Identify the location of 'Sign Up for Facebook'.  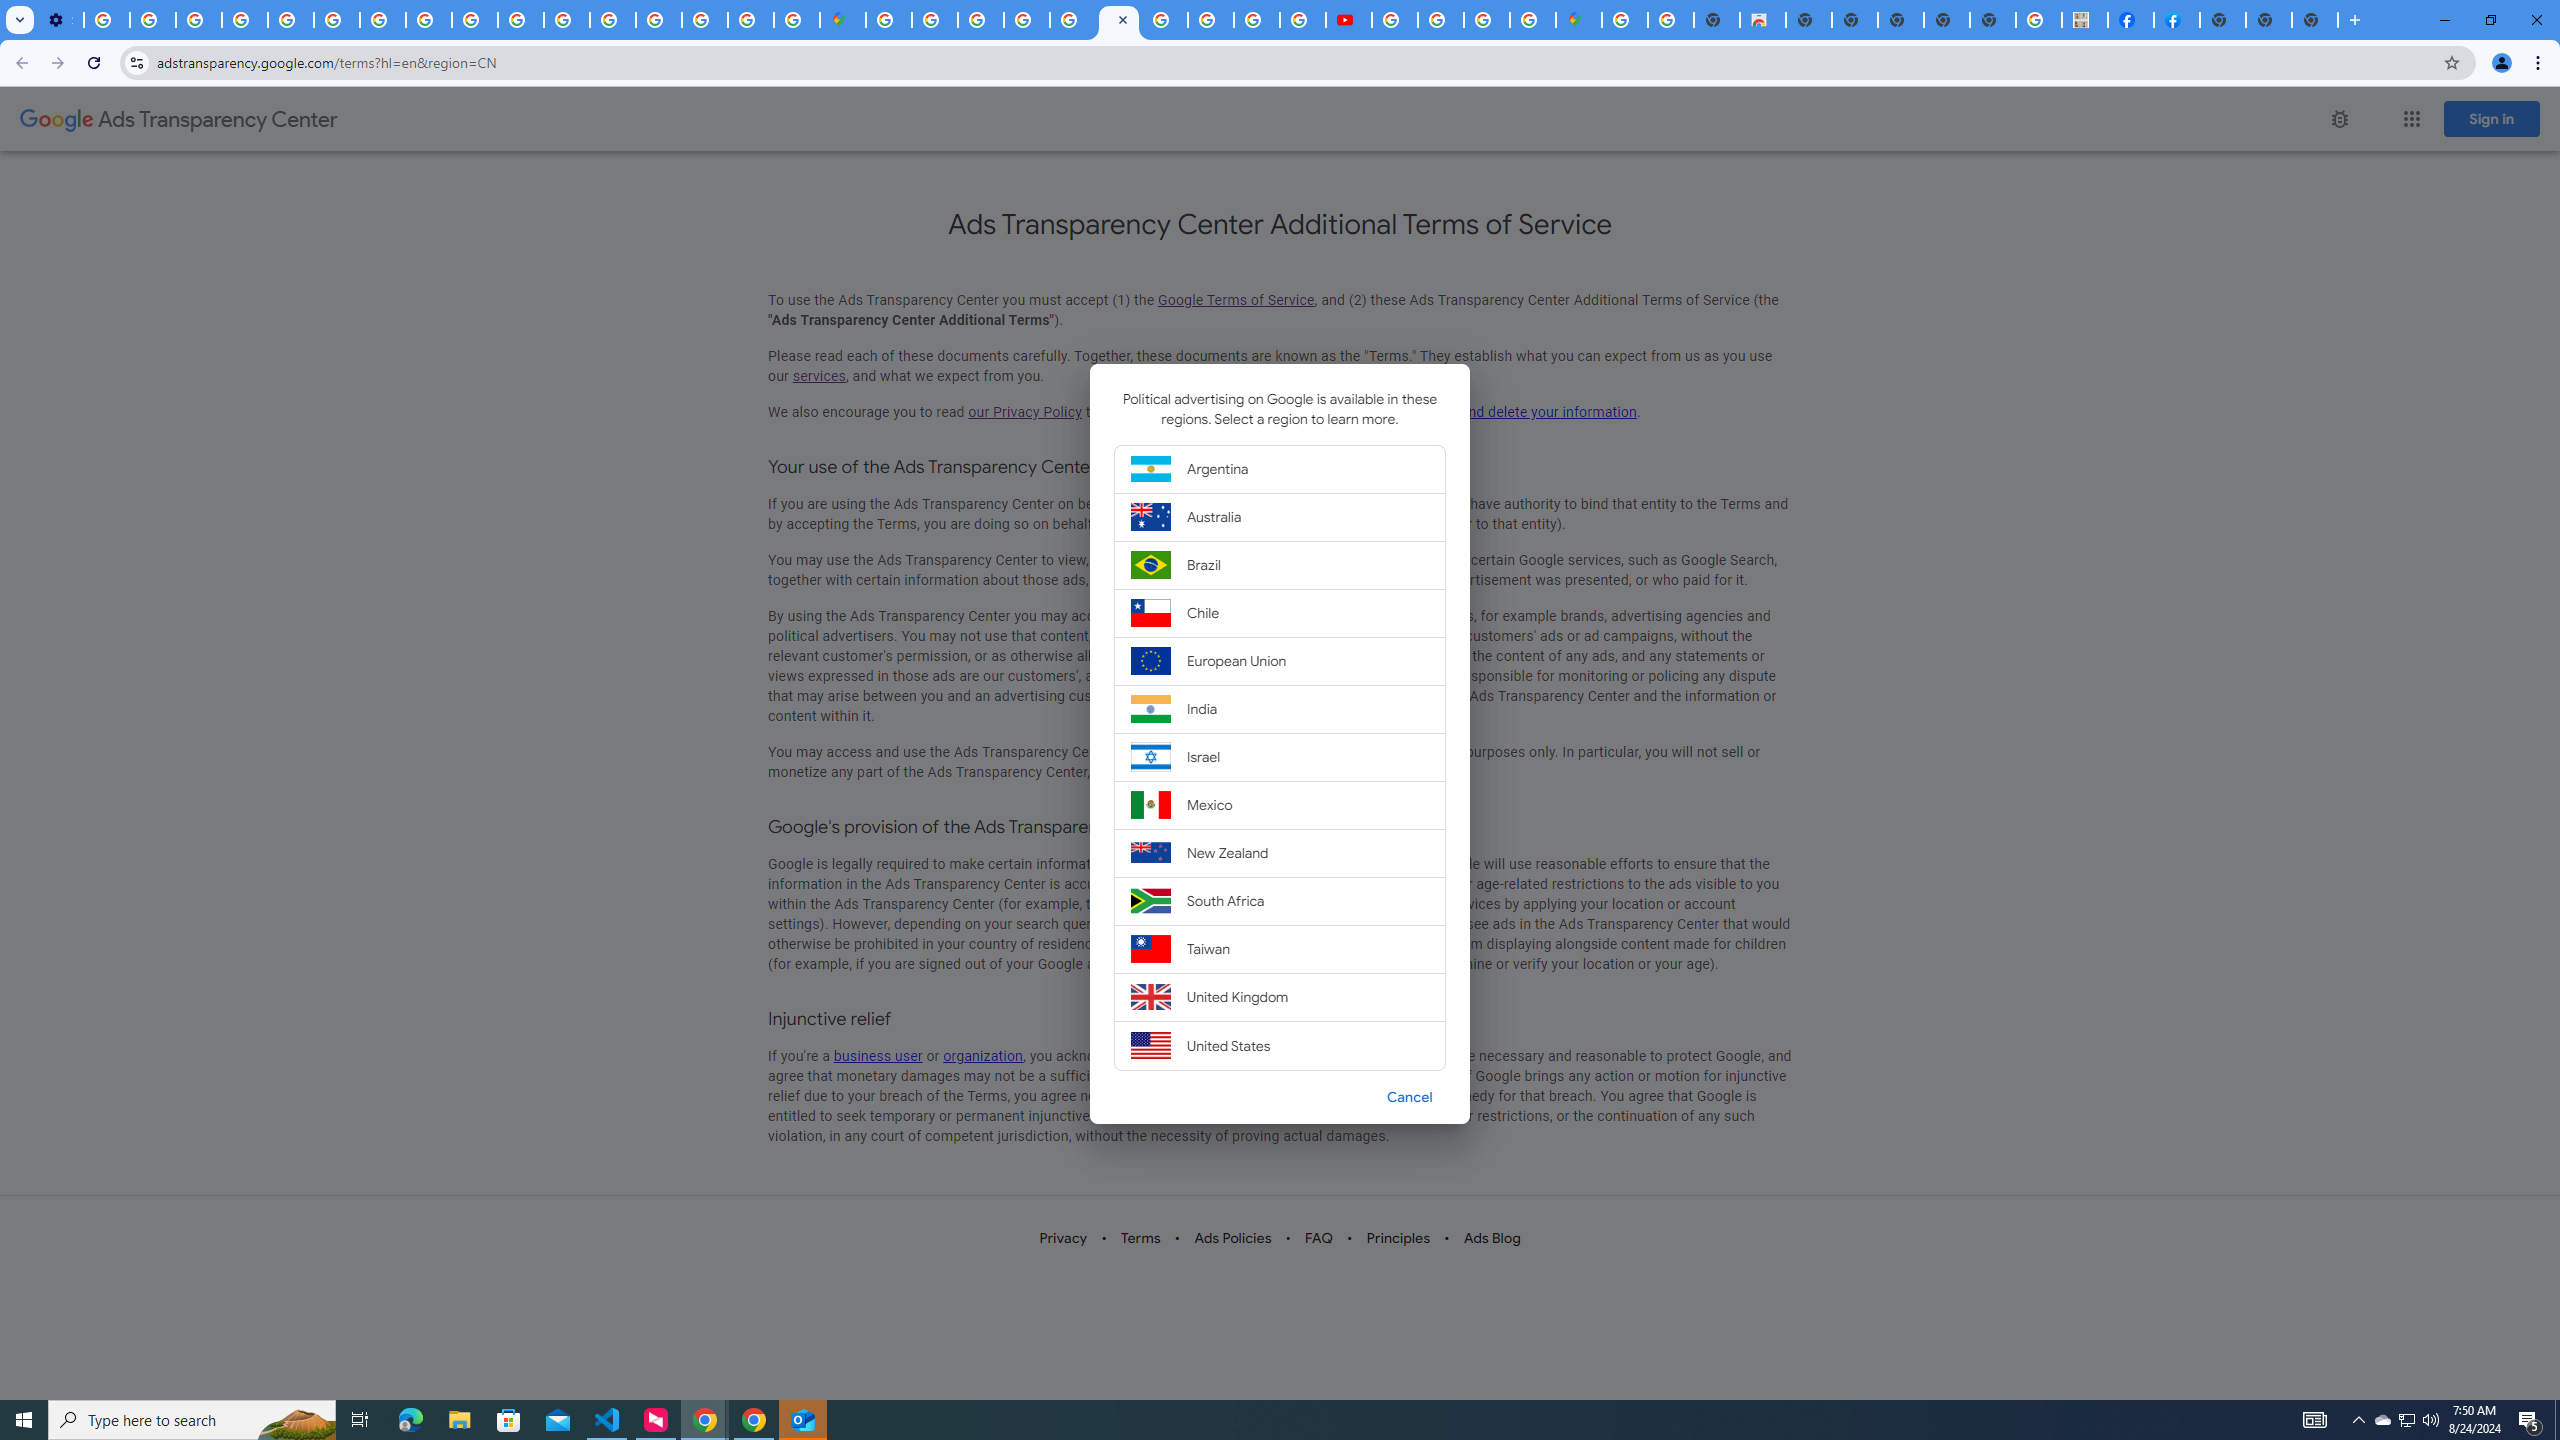
(2176, 19).